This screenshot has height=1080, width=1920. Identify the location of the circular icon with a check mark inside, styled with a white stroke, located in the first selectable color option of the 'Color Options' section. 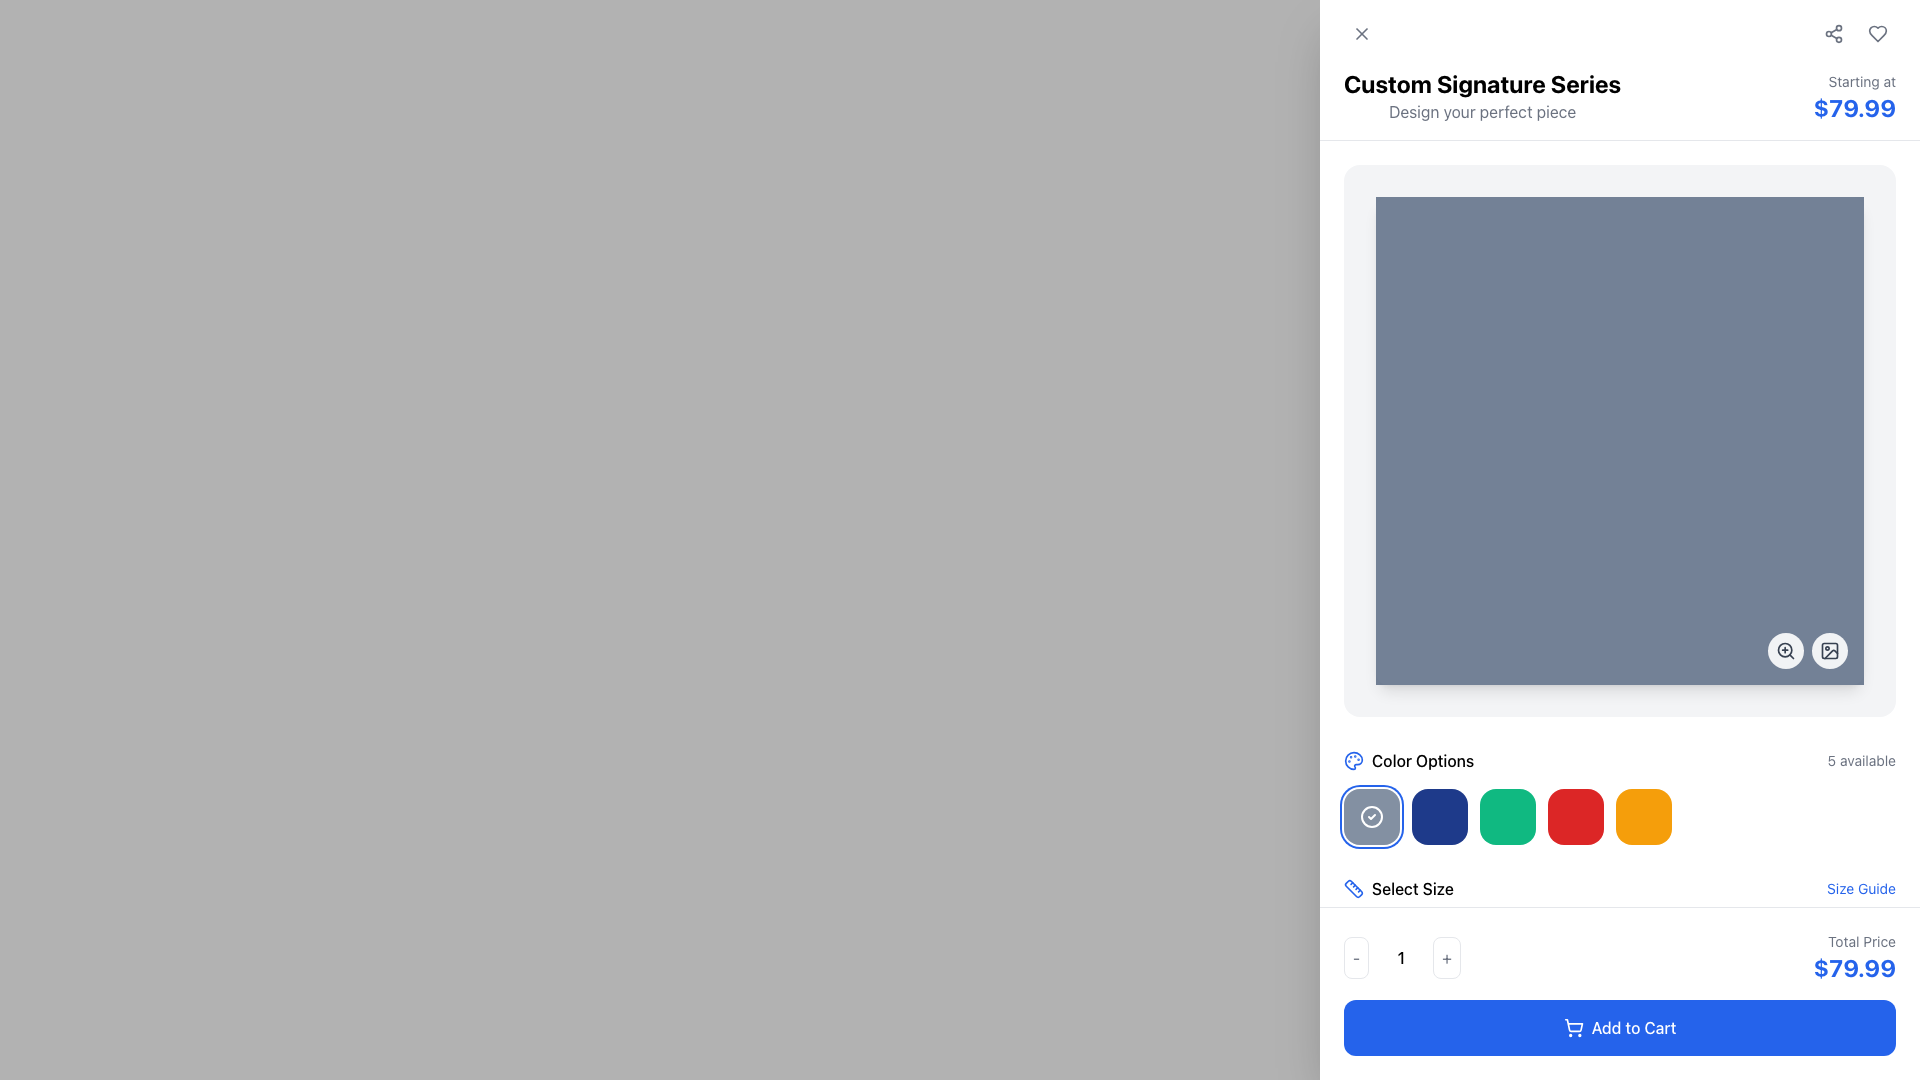
(1371, 817).